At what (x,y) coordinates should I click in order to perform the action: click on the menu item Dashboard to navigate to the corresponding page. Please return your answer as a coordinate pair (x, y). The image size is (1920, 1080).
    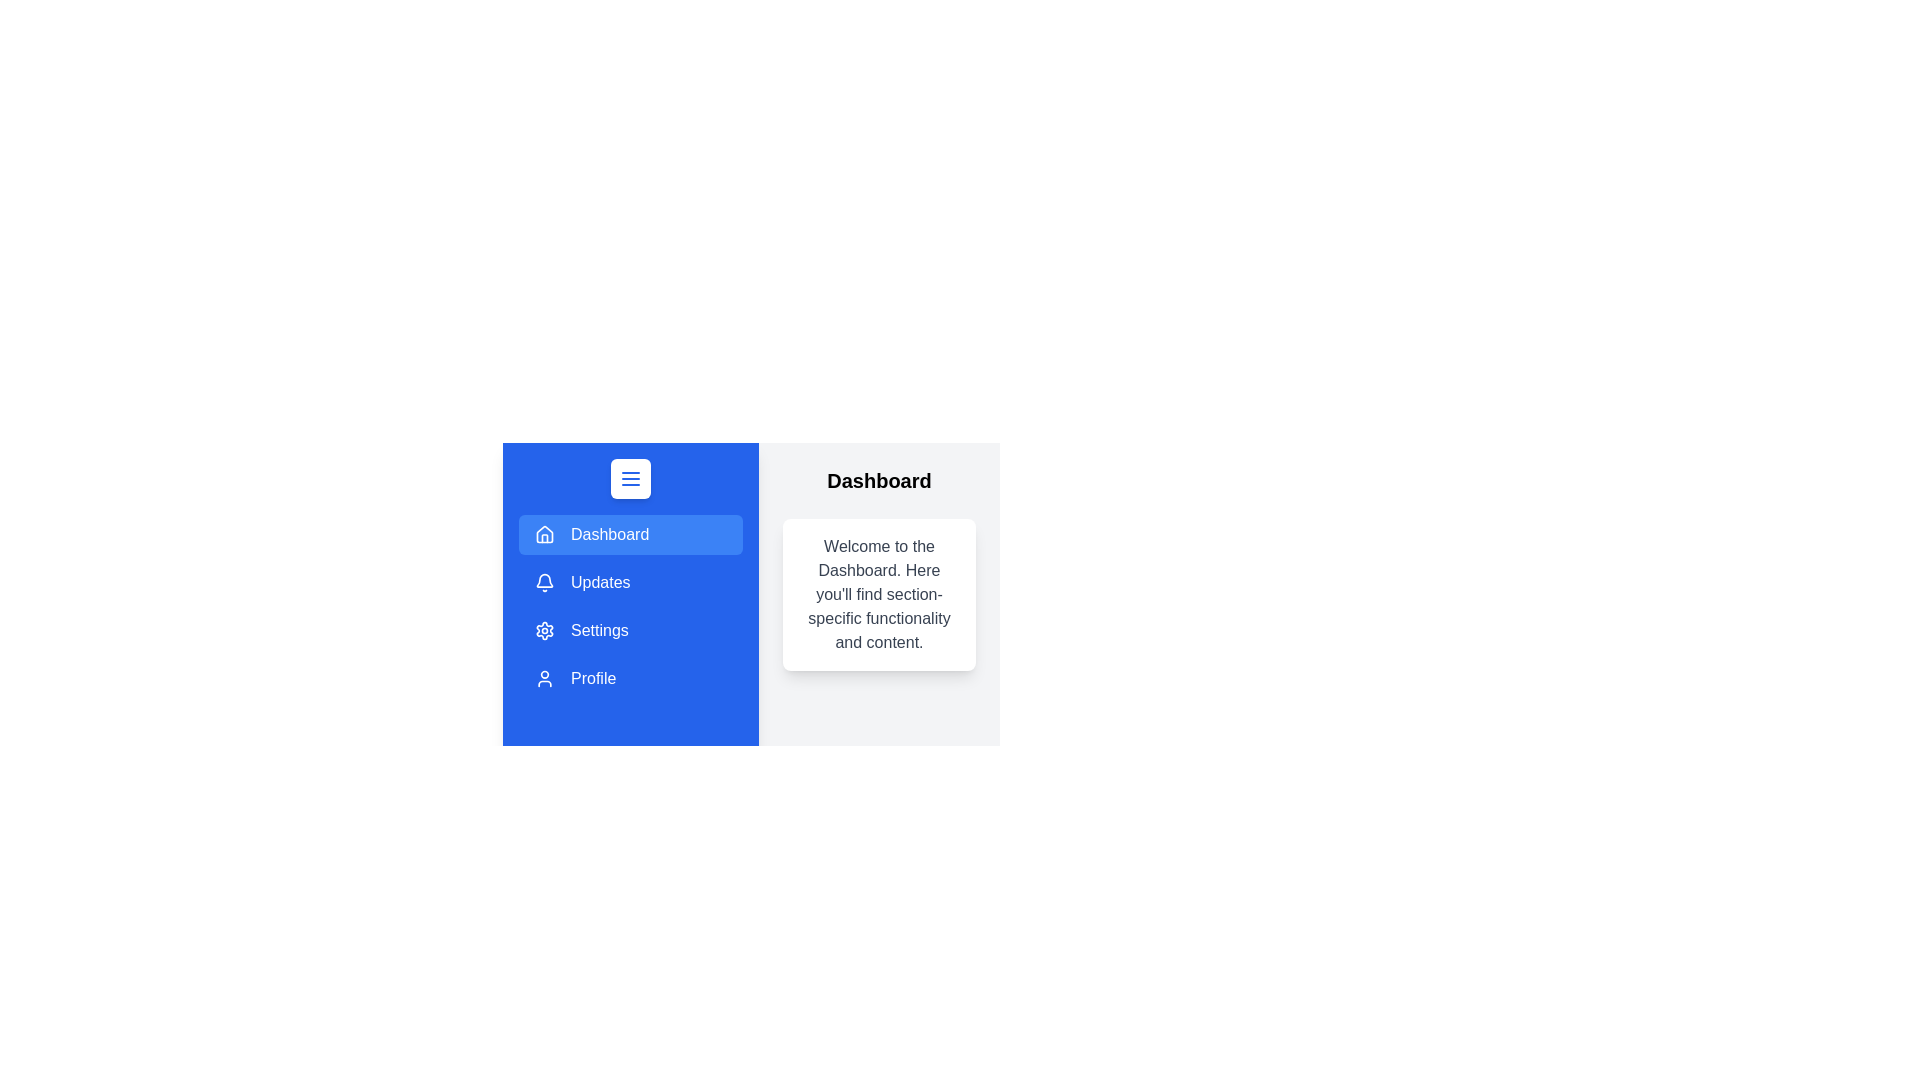
    Looking at the image, I should click on (629, 534).